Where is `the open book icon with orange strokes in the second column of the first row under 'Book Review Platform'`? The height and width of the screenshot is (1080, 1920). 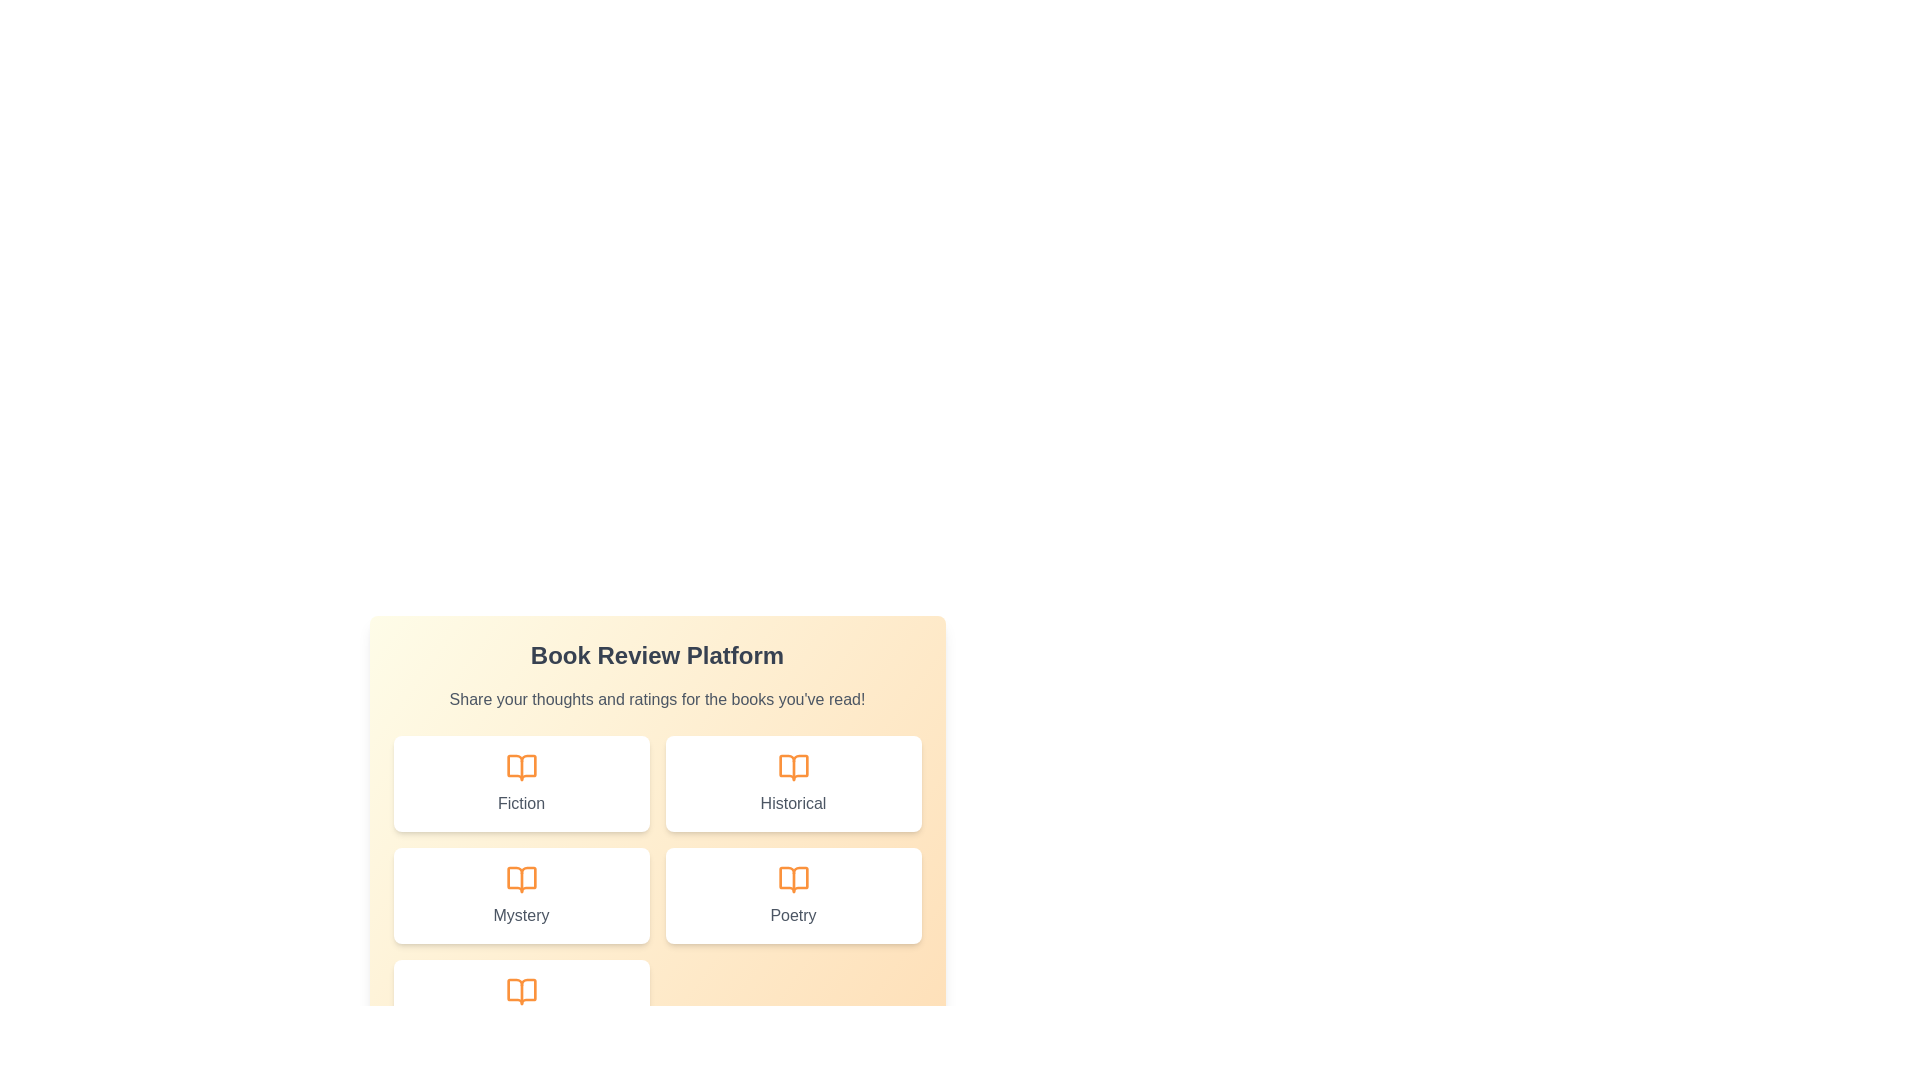
the open book icon with orange strokes in the second column of the first row under 'Book Review Platform' is located at coordinates (792, 766).